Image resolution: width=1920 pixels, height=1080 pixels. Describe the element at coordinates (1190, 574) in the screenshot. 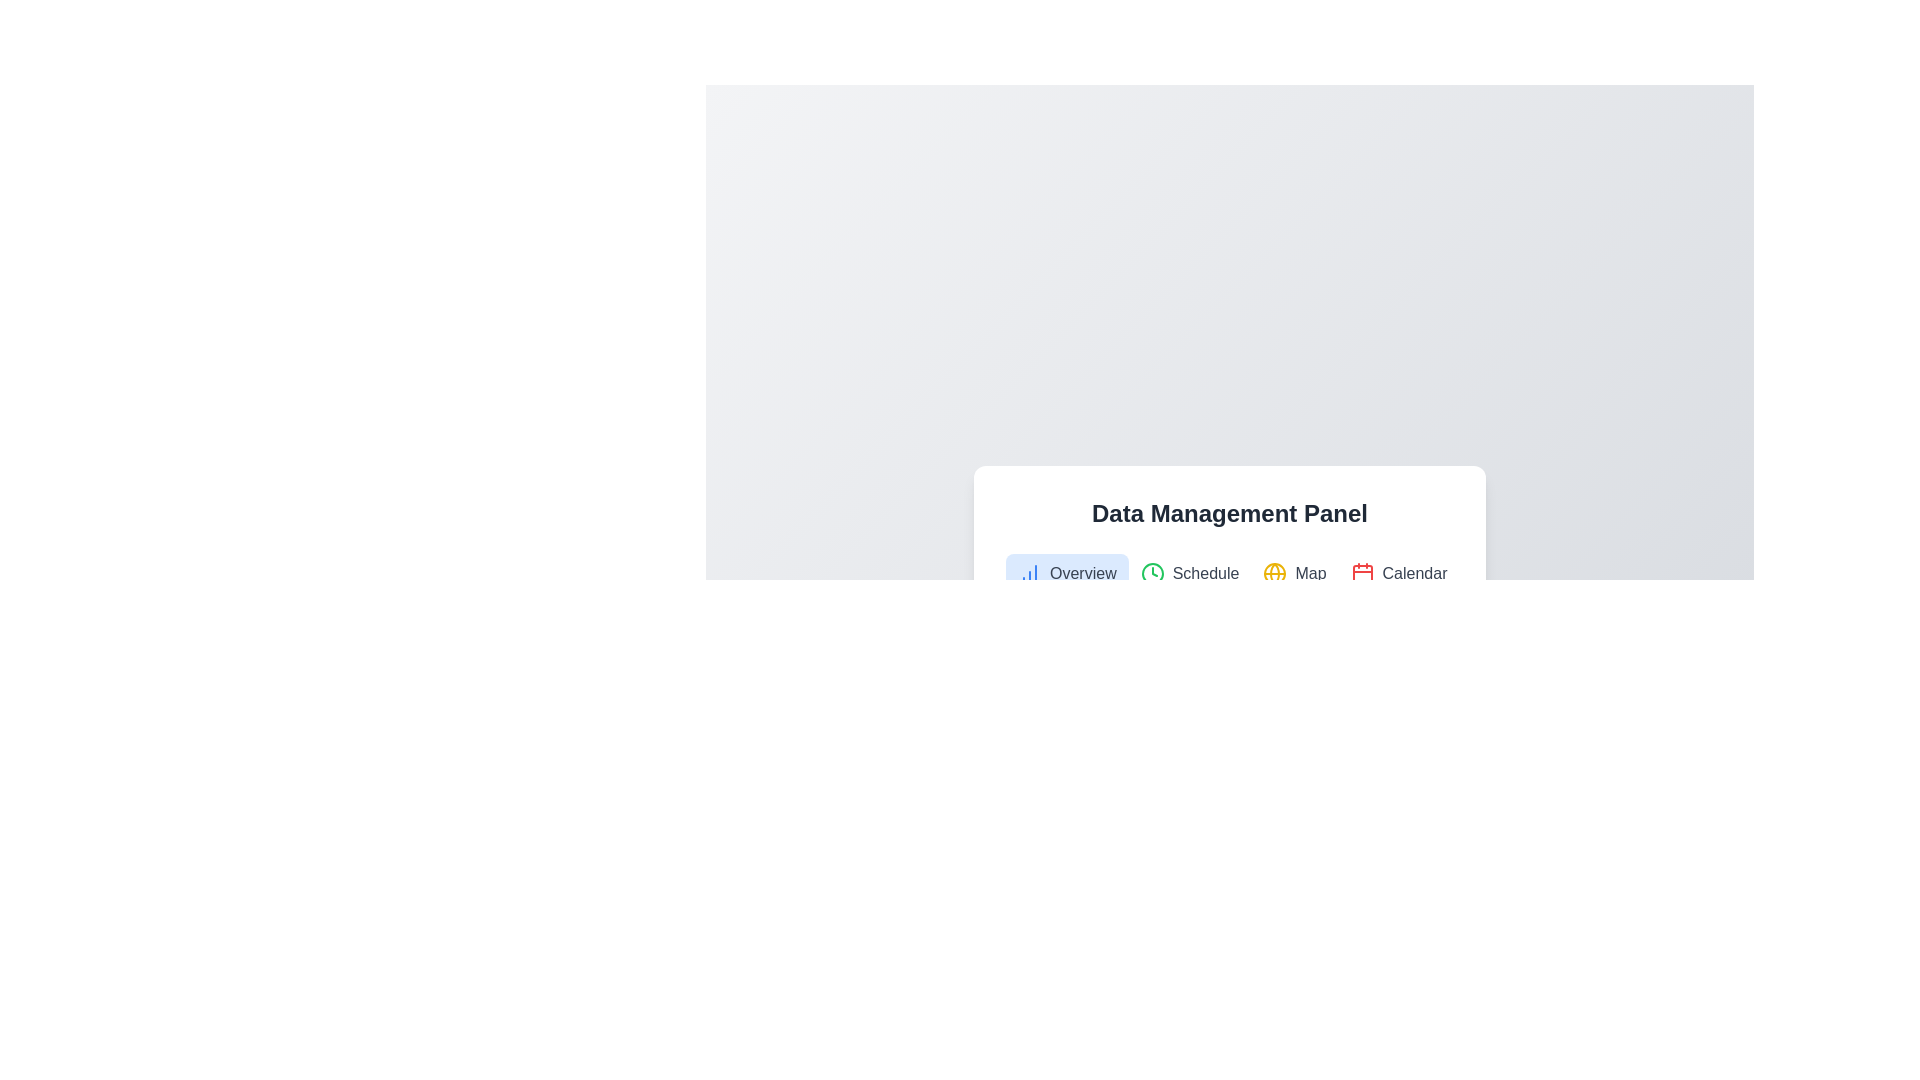

I see `the 'Schedule' button, which features a green stylized clock icon and is located between the 'Overview' and 'Map' elements in the horizontal navigation menu` at that location.